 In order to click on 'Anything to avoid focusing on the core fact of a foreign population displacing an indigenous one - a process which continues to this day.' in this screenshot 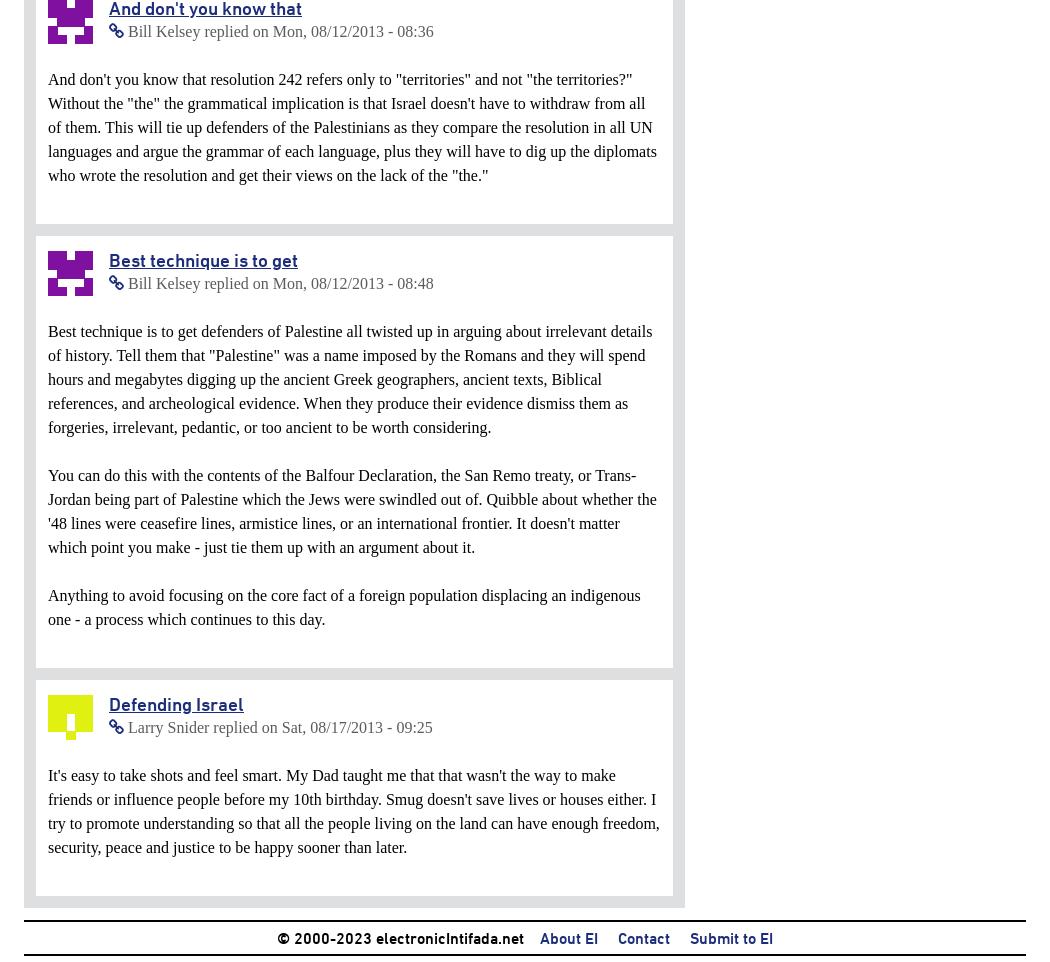, I will do `click(46, 606)`.